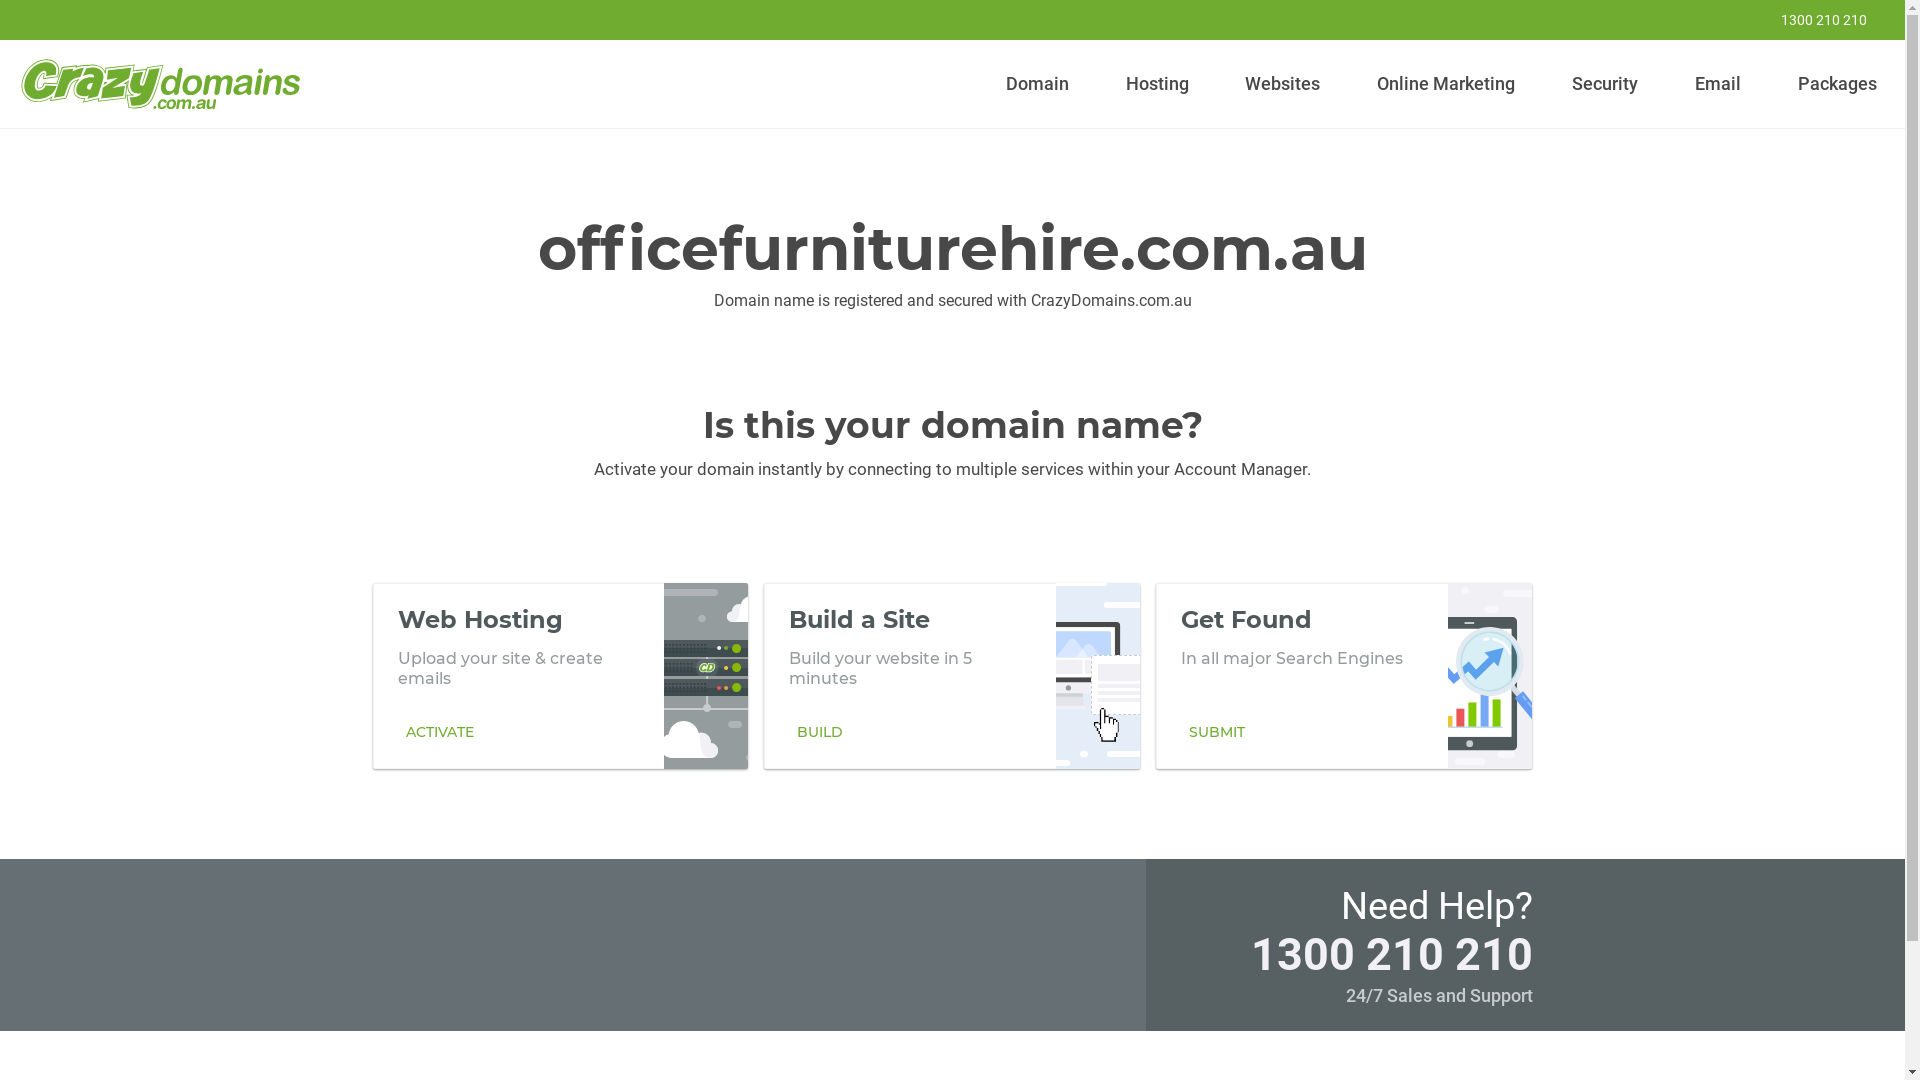 Image resolution: width=1920 pixels, height=1080 pixels. I want to click on 'Packages', so click(1837, 83).